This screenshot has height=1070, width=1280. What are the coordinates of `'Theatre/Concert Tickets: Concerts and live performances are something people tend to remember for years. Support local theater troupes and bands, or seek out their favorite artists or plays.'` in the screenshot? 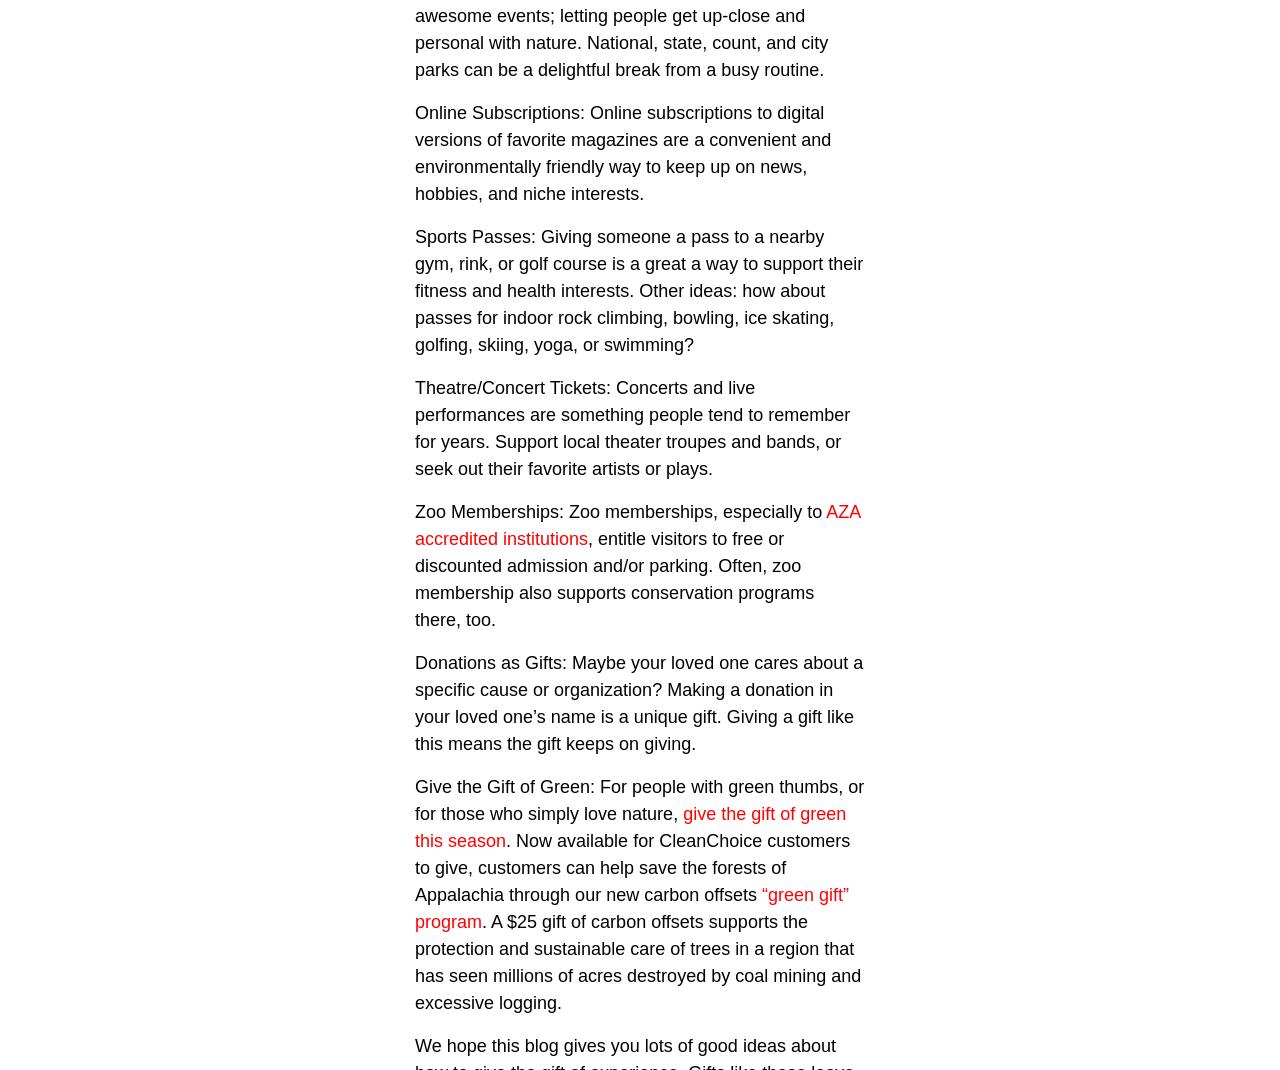 It's located at (631, 427).